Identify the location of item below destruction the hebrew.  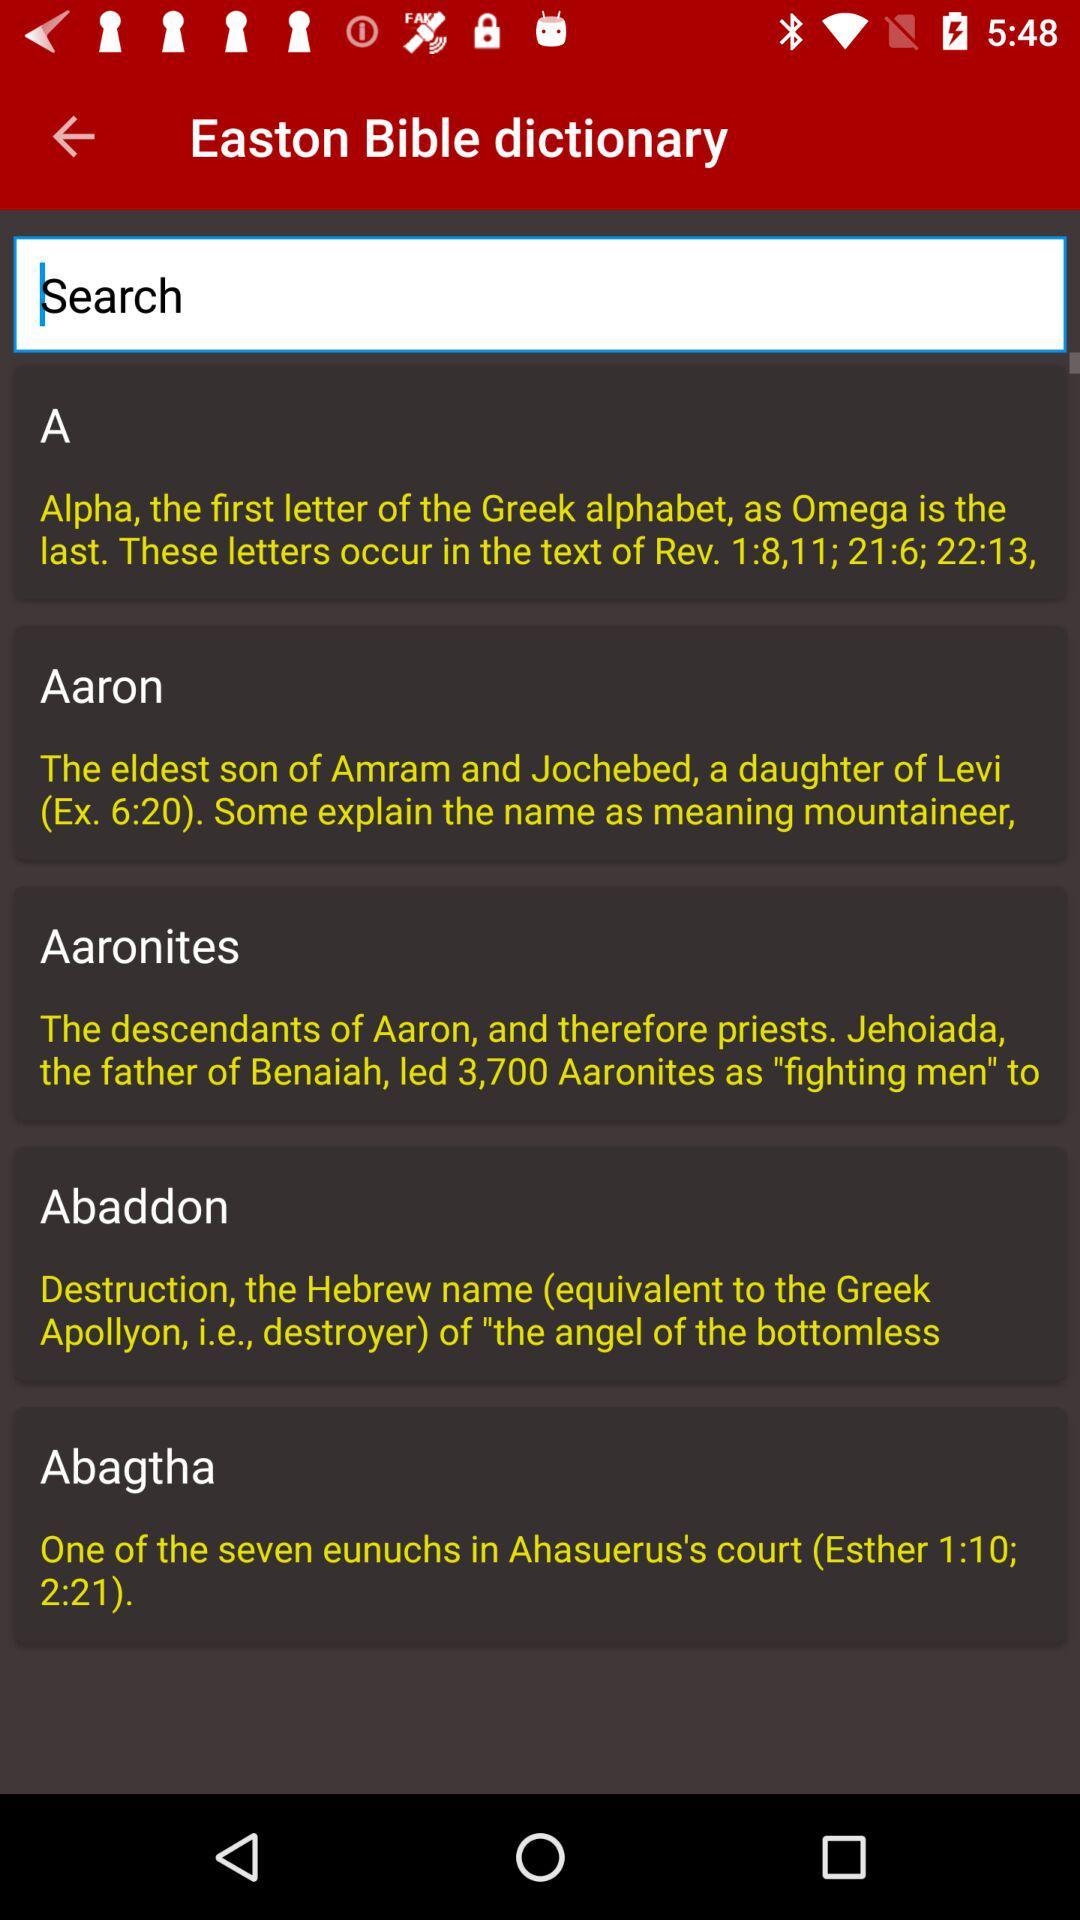
(540, 1465).